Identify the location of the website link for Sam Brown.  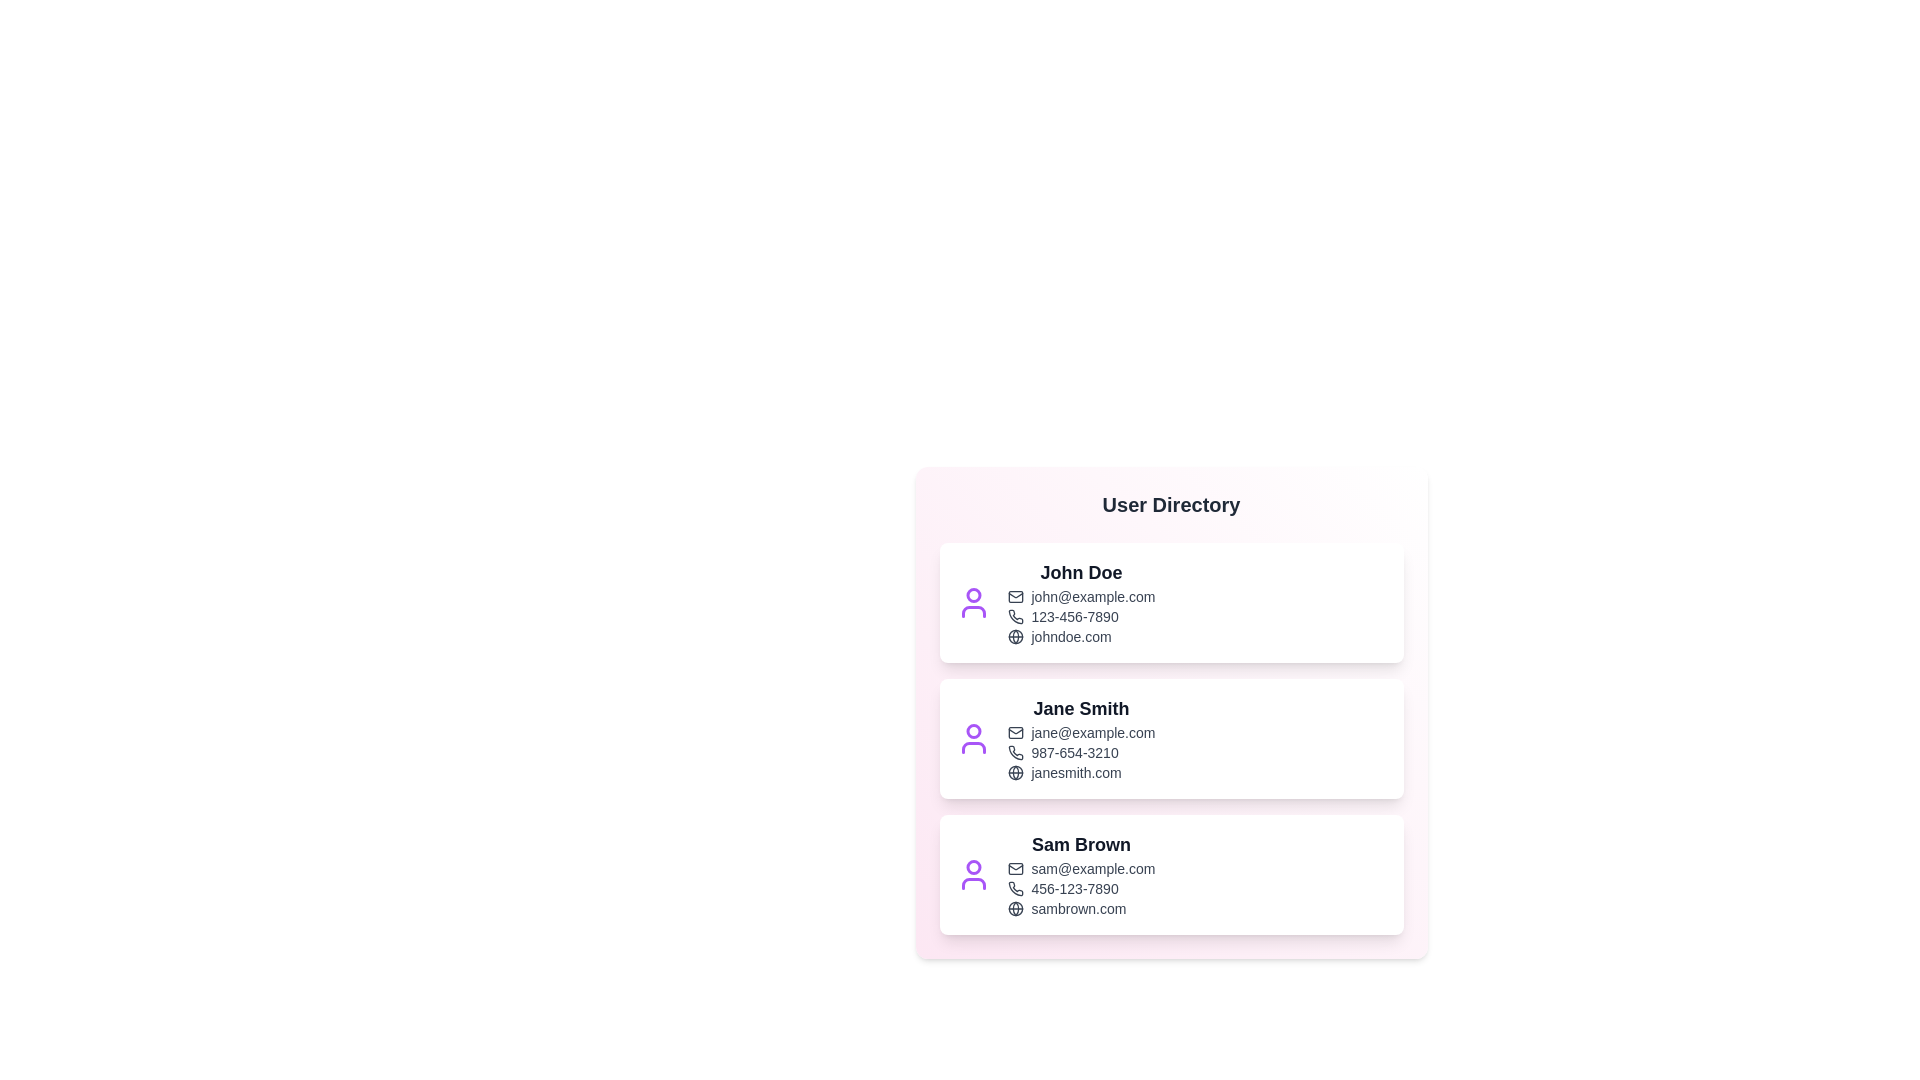
(1080, 909).